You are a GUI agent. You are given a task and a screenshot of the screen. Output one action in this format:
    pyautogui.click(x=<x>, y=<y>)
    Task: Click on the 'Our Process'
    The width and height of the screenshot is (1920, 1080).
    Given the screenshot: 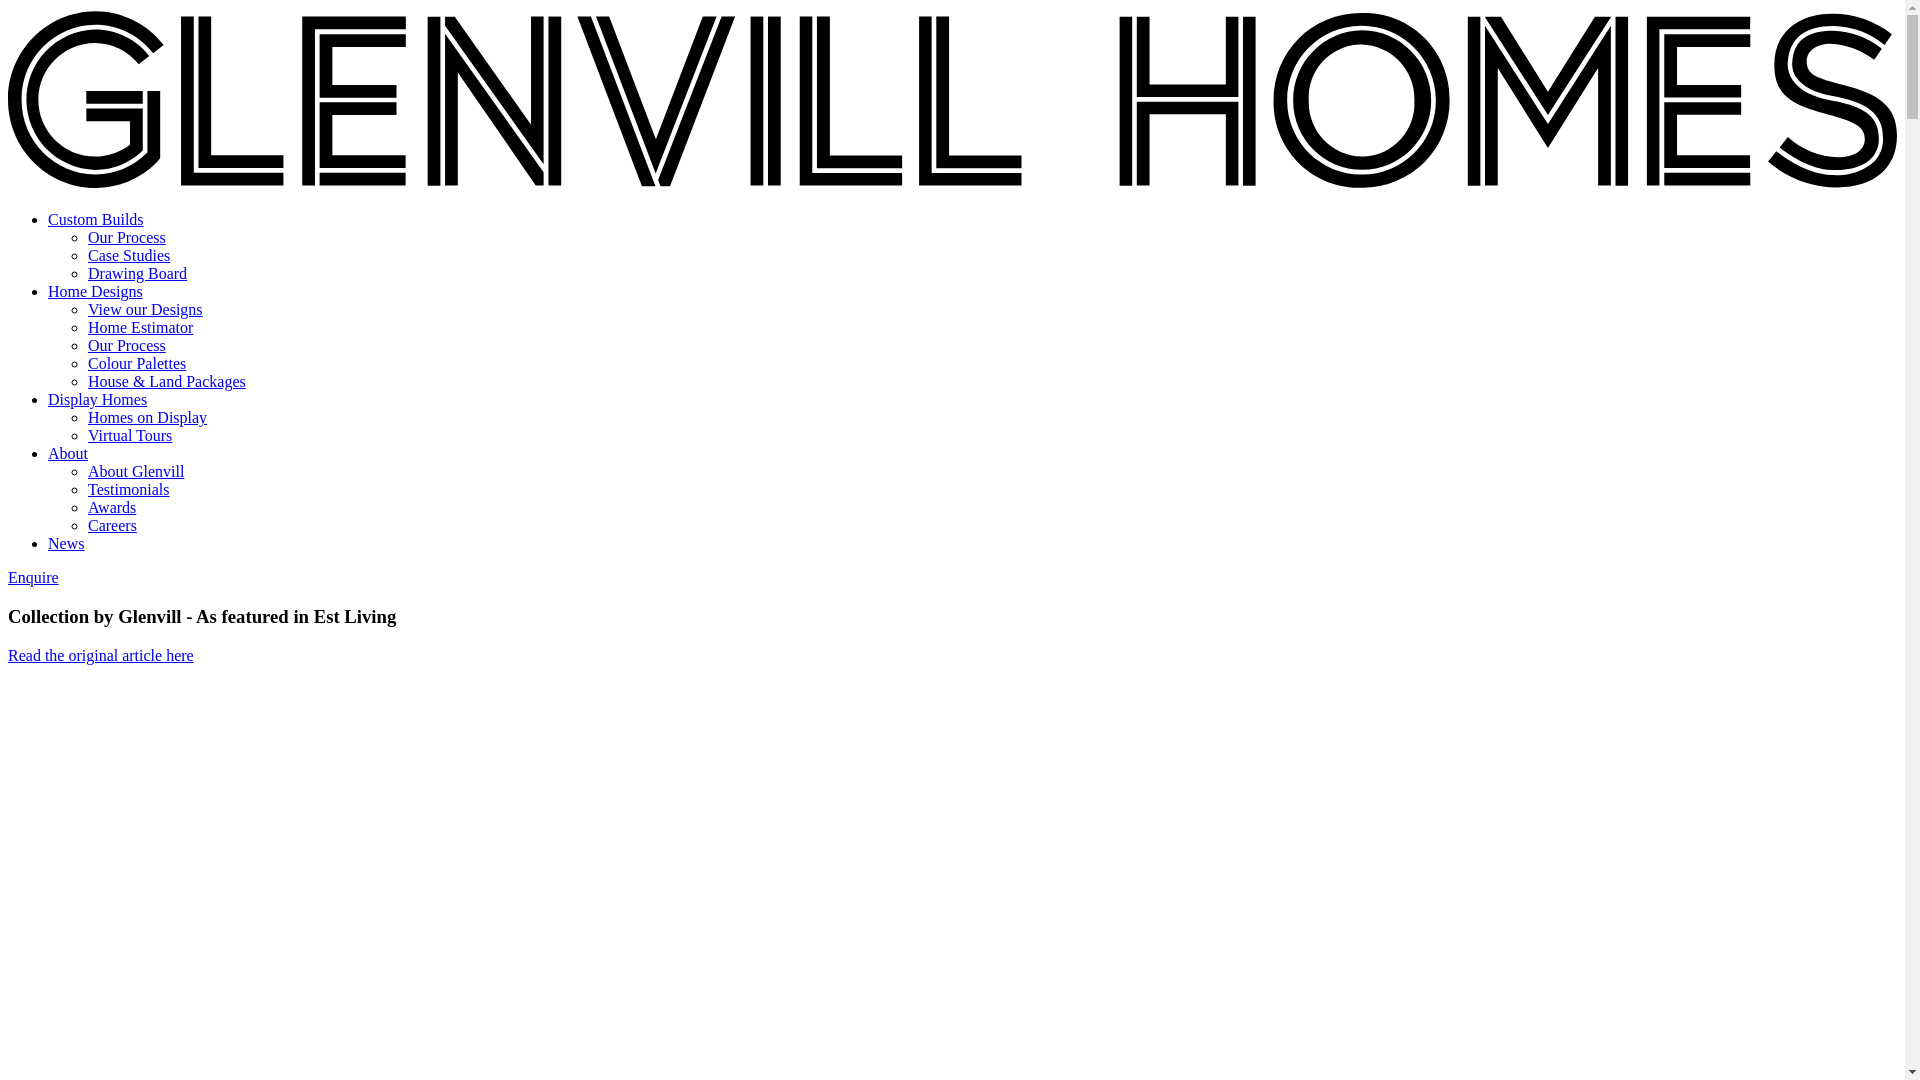 What is the action you would take?
    pyautogui.click(x=86, y=236)
    